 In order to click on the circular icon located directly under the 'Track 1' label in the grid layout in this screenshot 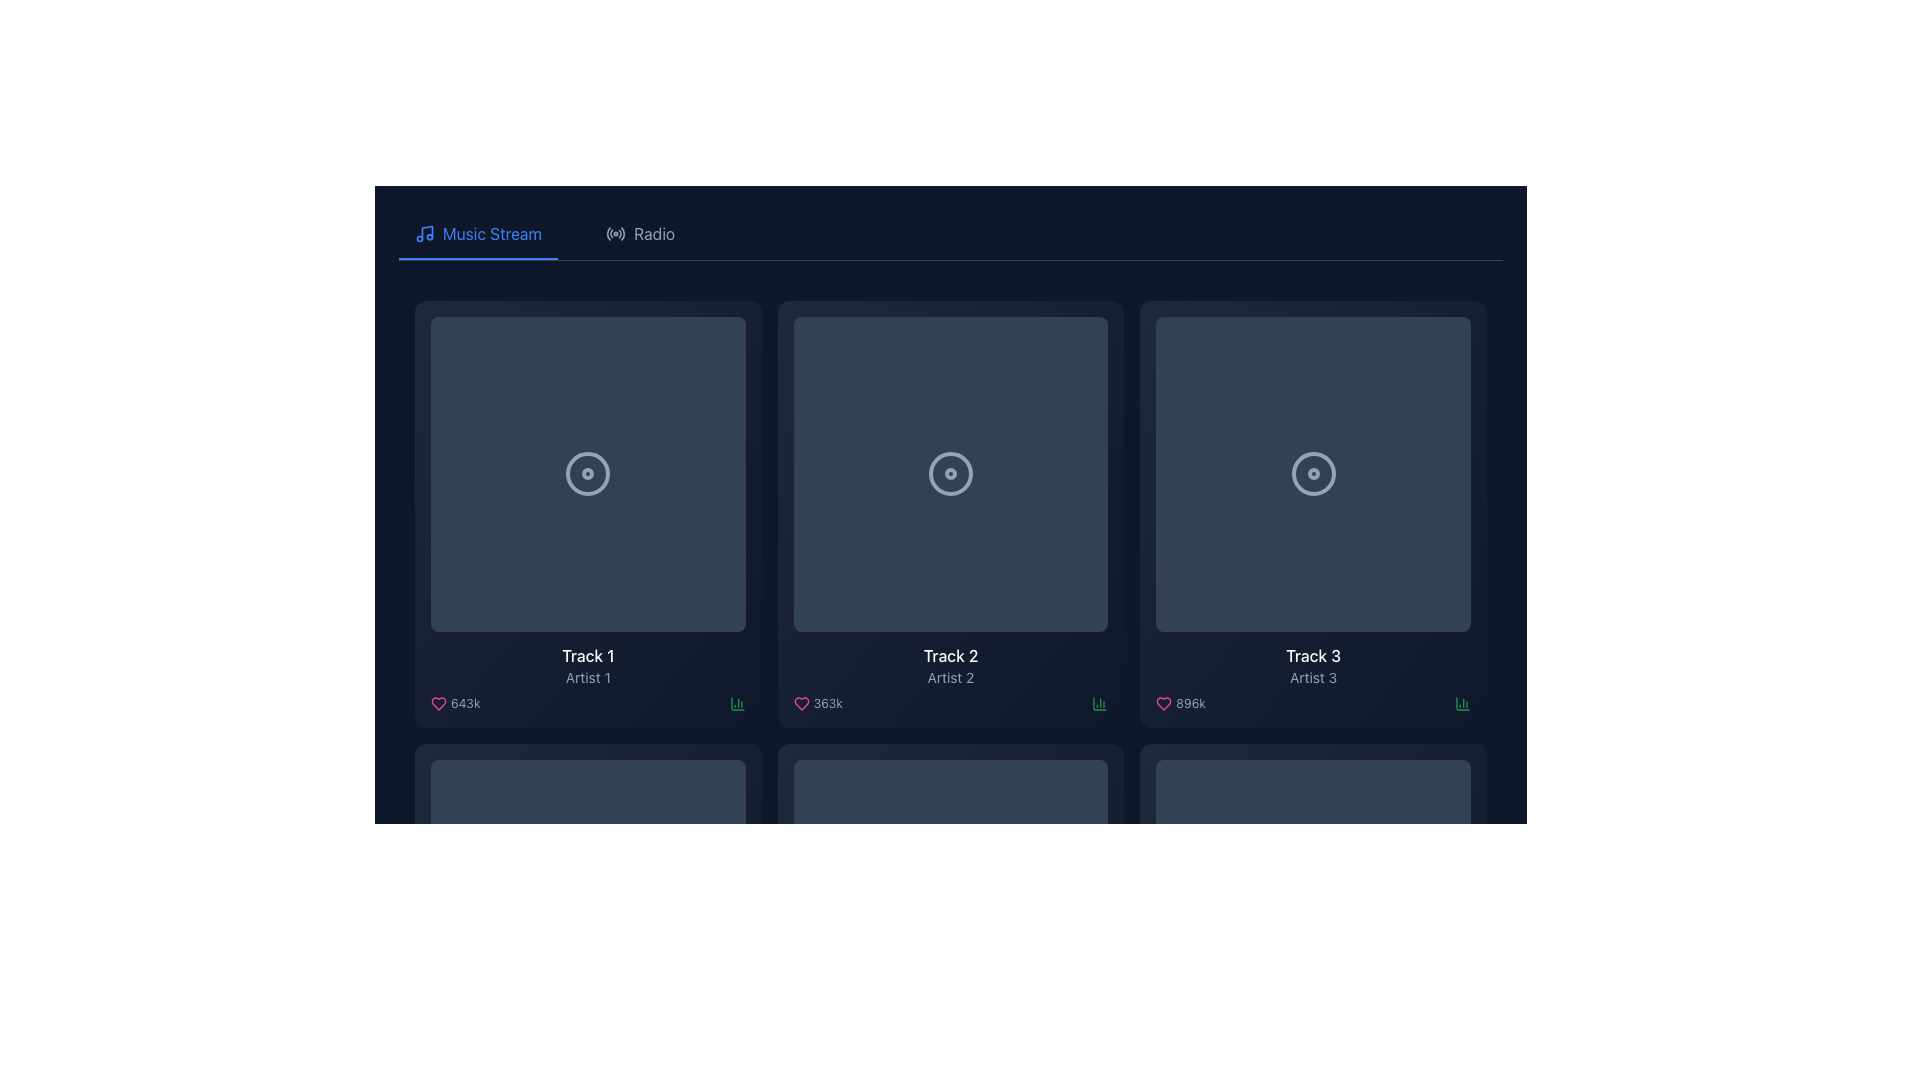, I will do `click(587, 474)`.